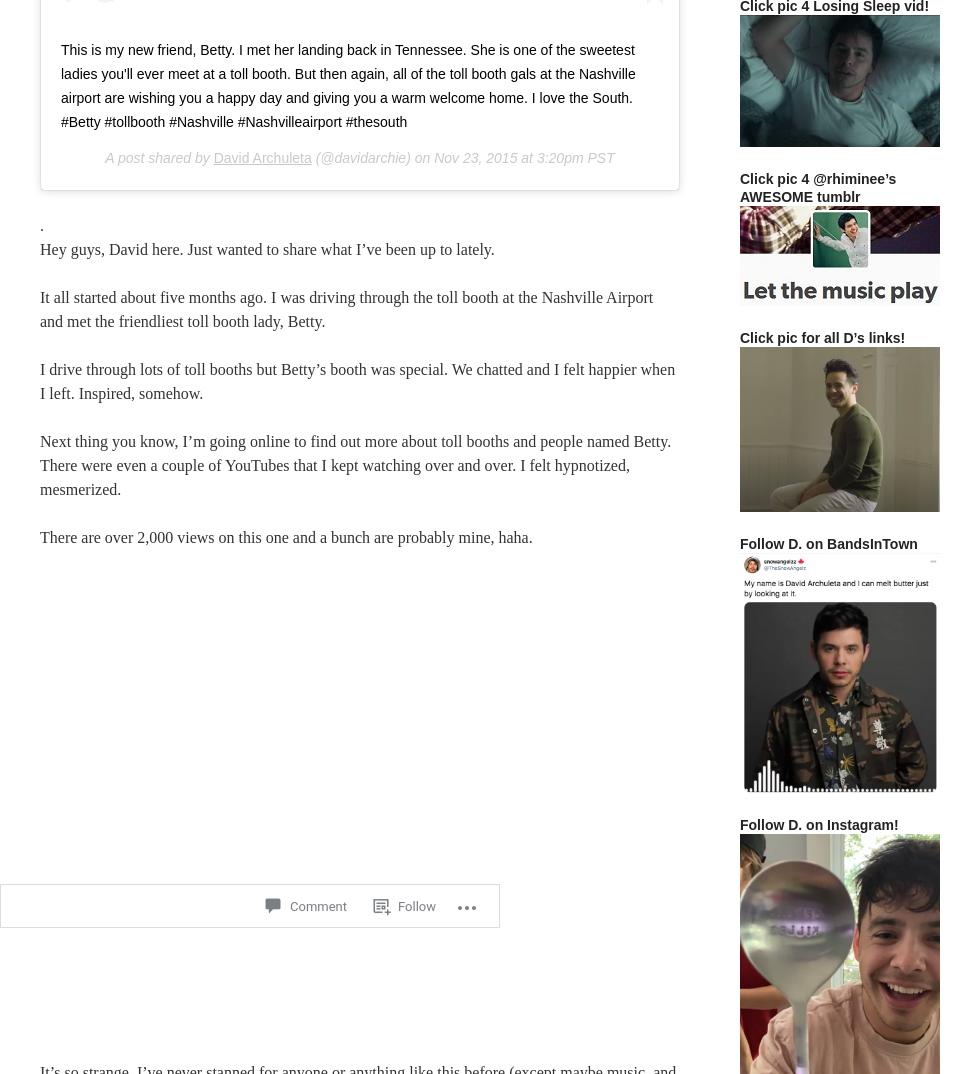  Describe the element at coordinates (347, 84) in the screenshot. I see `'This is my new friend, Betty.  I met her landing back in Tennessee. She is one of the sweetest ladies you'll ever meet at a toll booth.  But then again, all of the toll booth gals at the Nashville airport are wishing you a happy day and giving you a warm welcome home.  I love the South. #Betty #tollbooth #Nashville #Nashvilleairport #thesouth'` at that location.